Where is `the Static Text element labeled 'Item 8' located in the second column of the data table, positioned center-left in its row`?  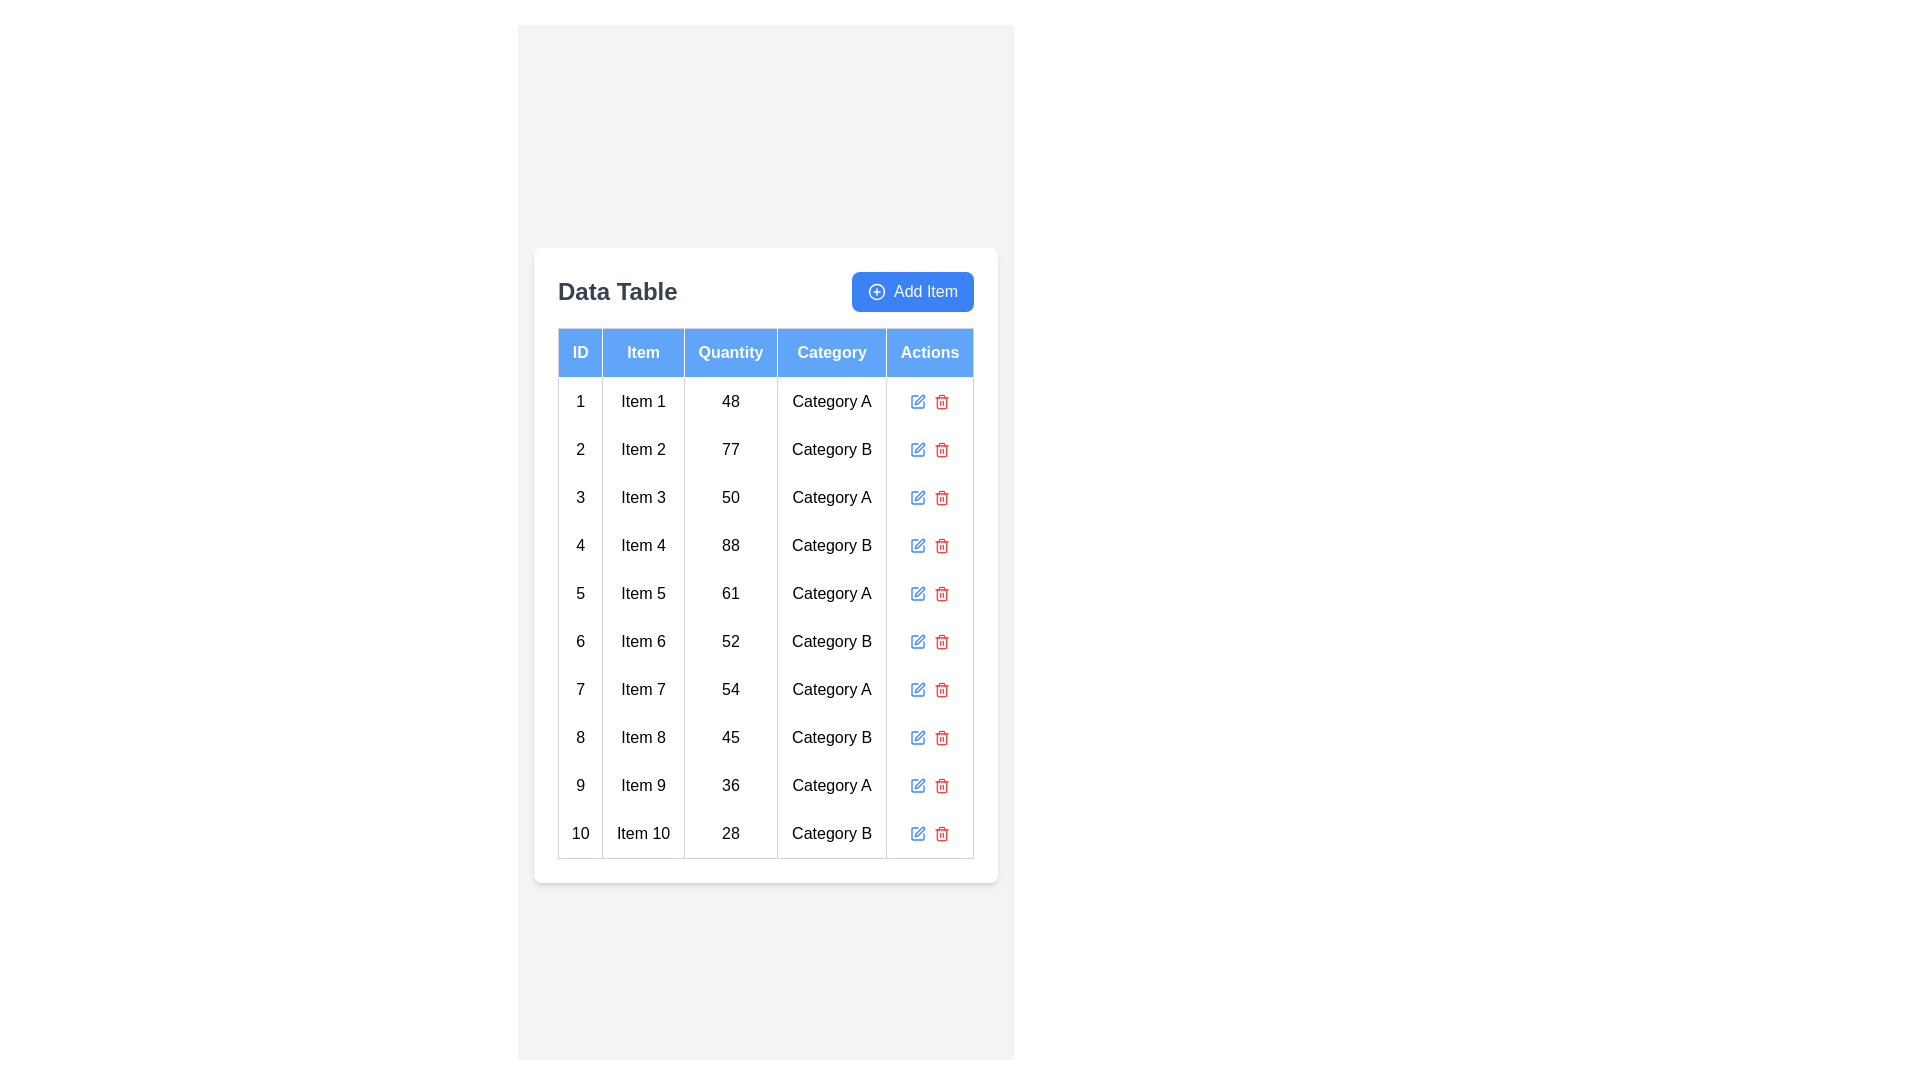
the Static Text element labeled 'Item 8' located in the second column of the data table, positioned center-left in its row is located at coordinates (643, 737).